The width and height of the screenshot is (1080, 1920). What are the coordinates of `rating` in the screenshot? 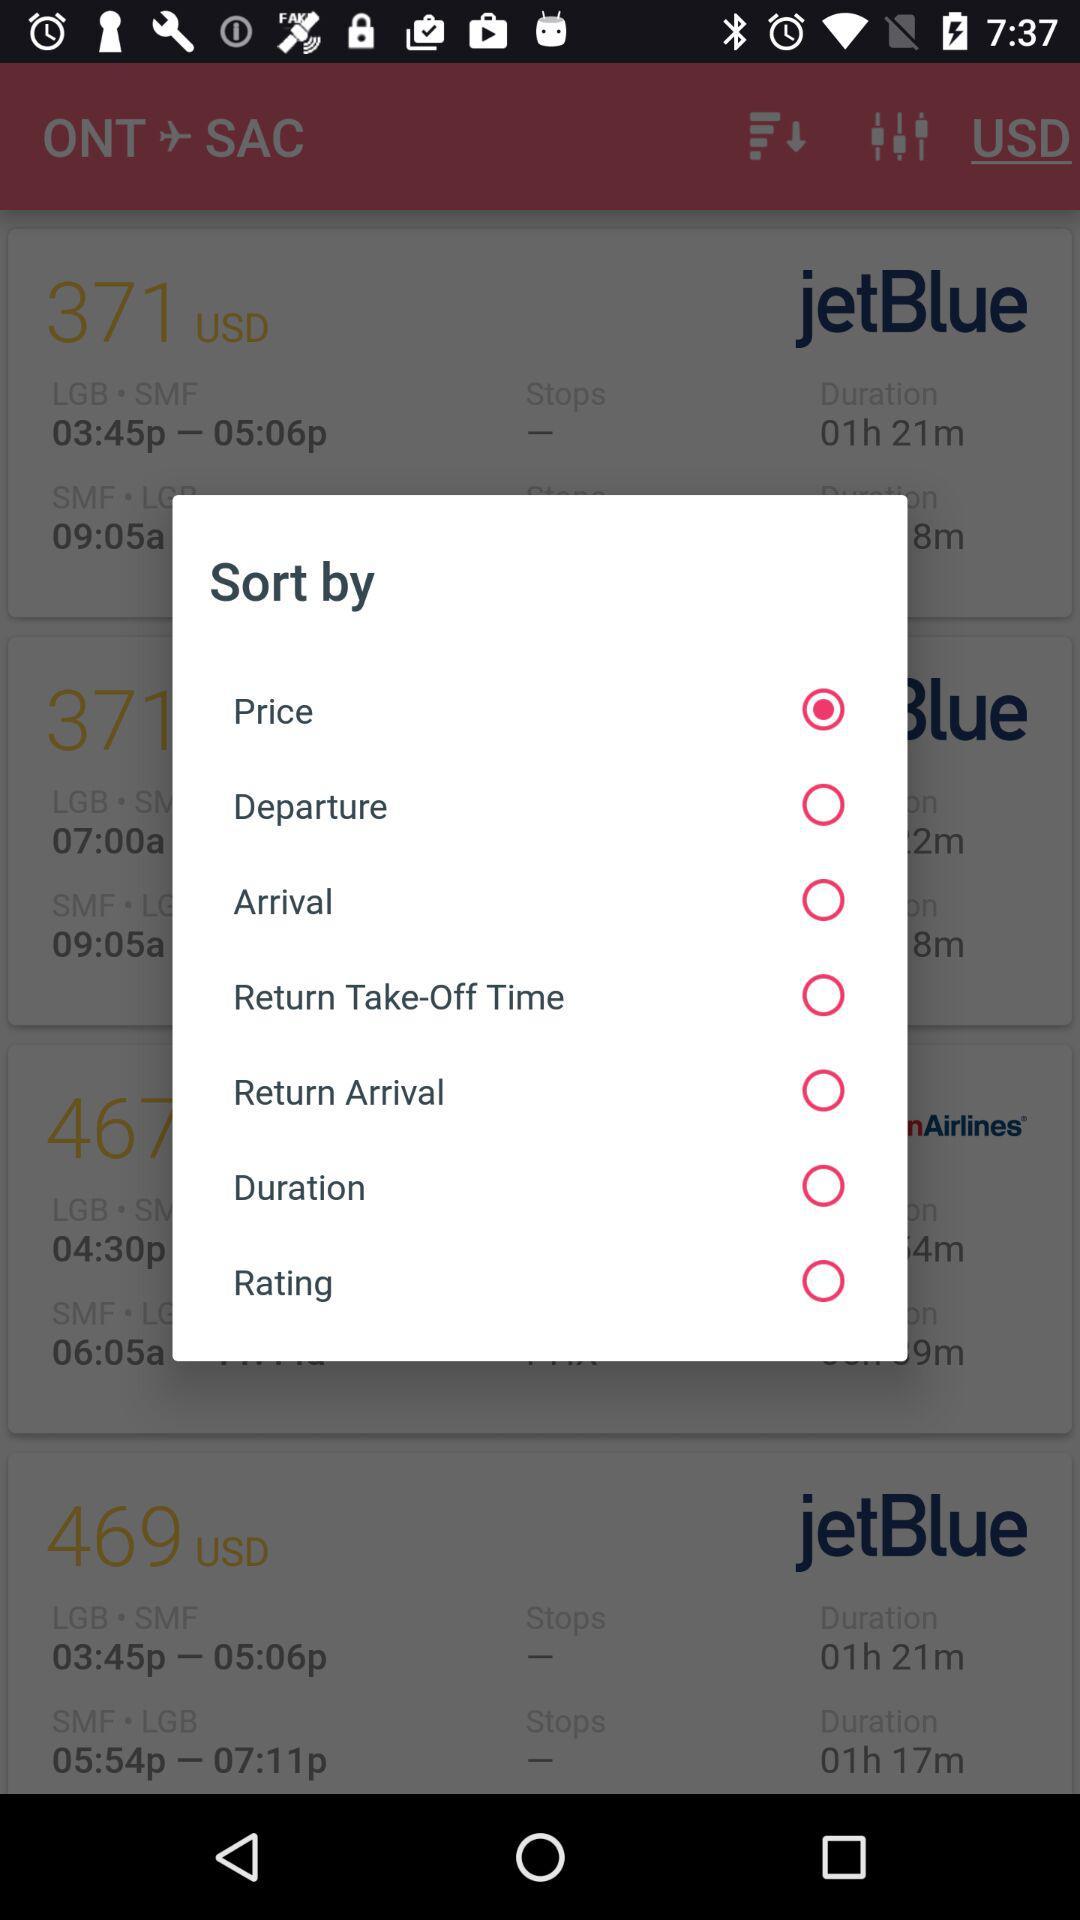 It's located at (537, 1281).